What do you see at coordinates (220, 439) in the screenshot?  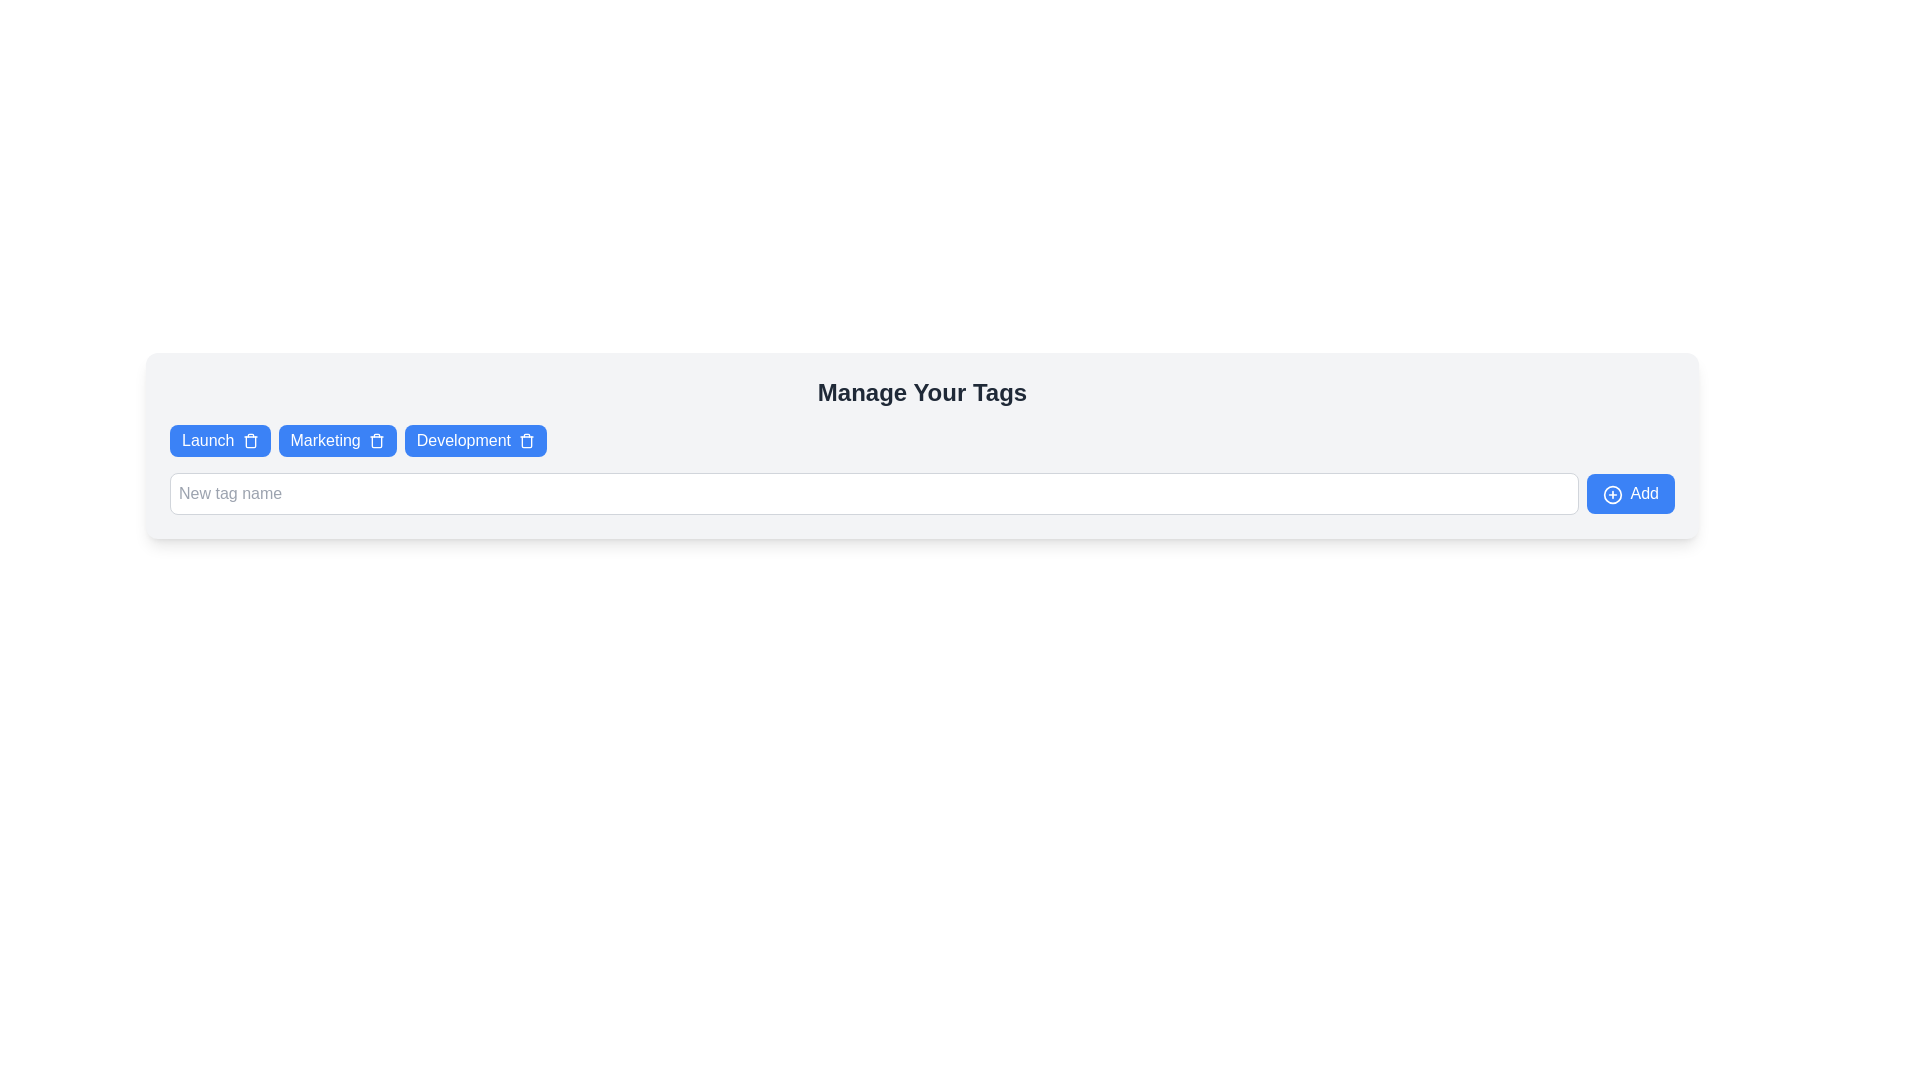 I see `the 'Launch' button, which is a rectangular button with a blue background and white text, located at the top of the interface and positioned to the left of the 'Marketing' and 'Development' buttons` at bounding box center [220, 439].